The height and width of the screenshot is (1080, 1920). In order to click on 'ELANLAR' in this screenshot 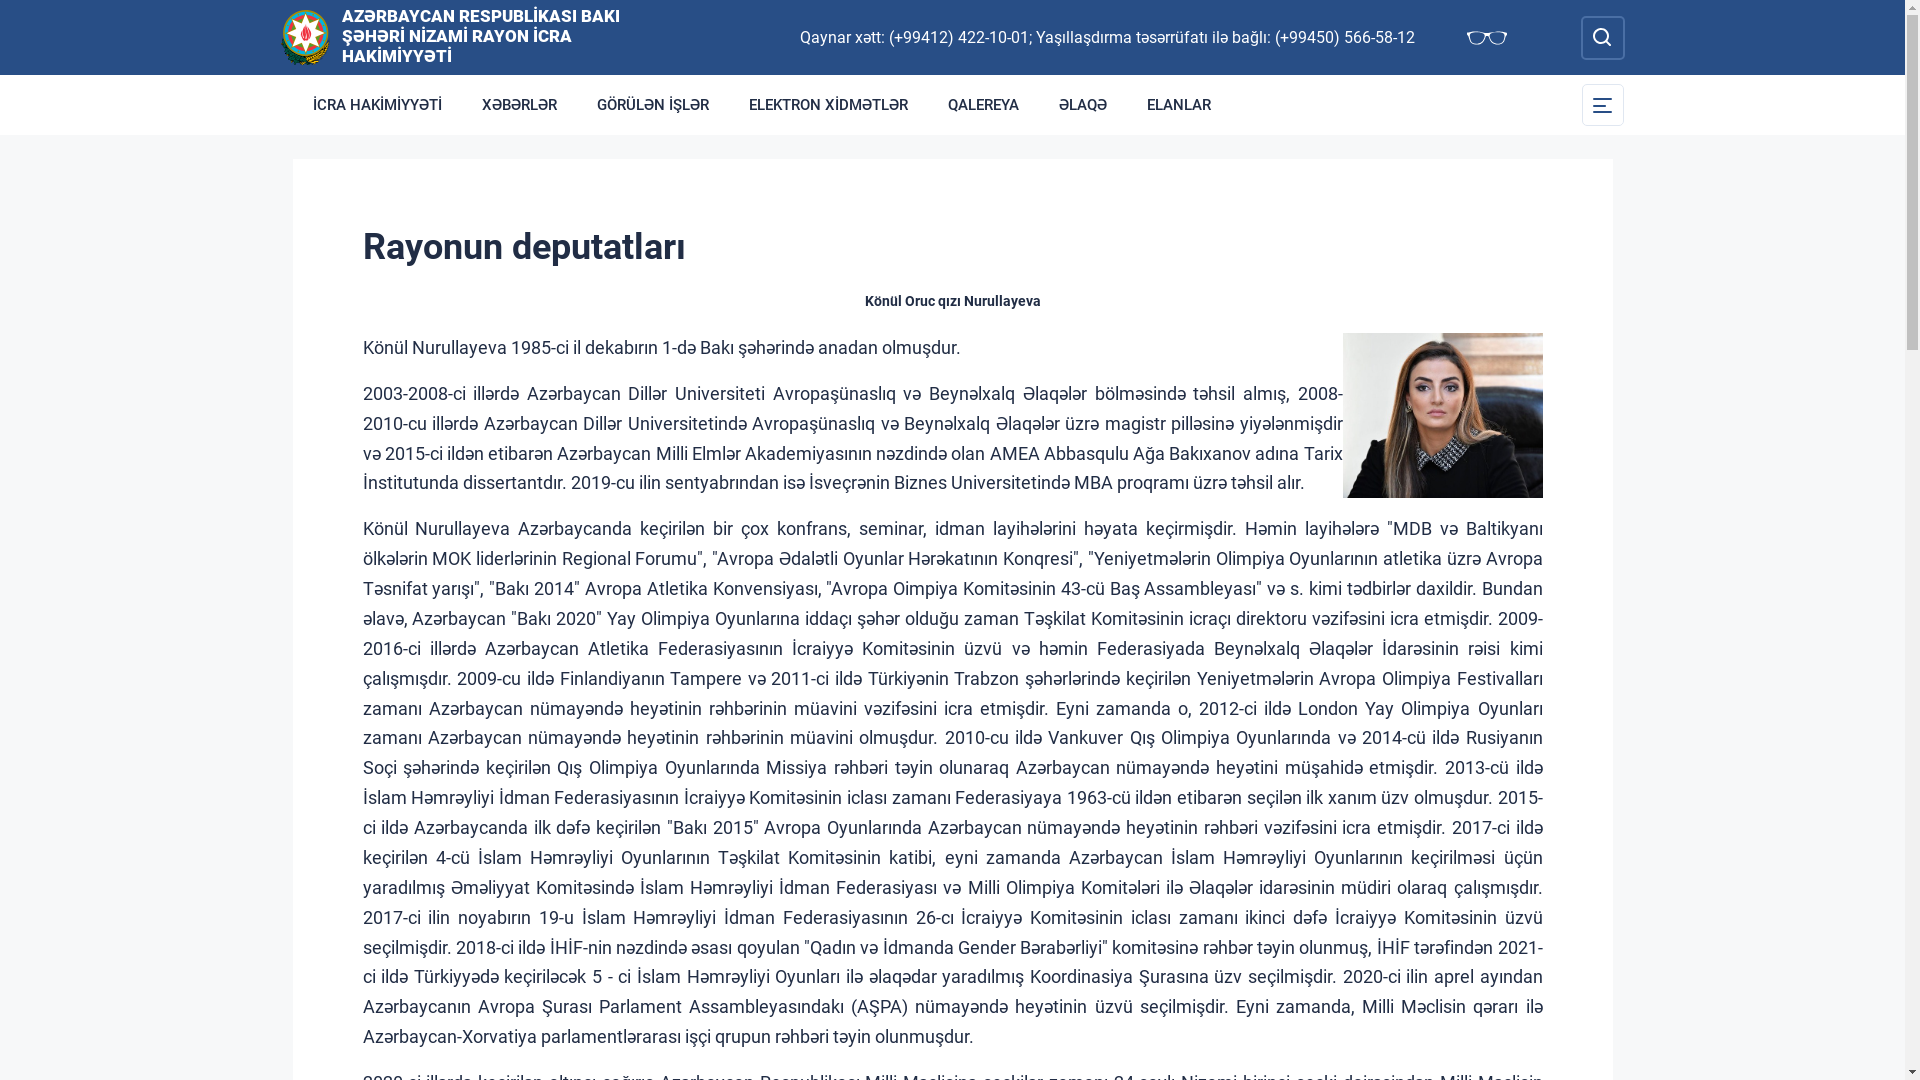, I will do `click(1126, 104)`.